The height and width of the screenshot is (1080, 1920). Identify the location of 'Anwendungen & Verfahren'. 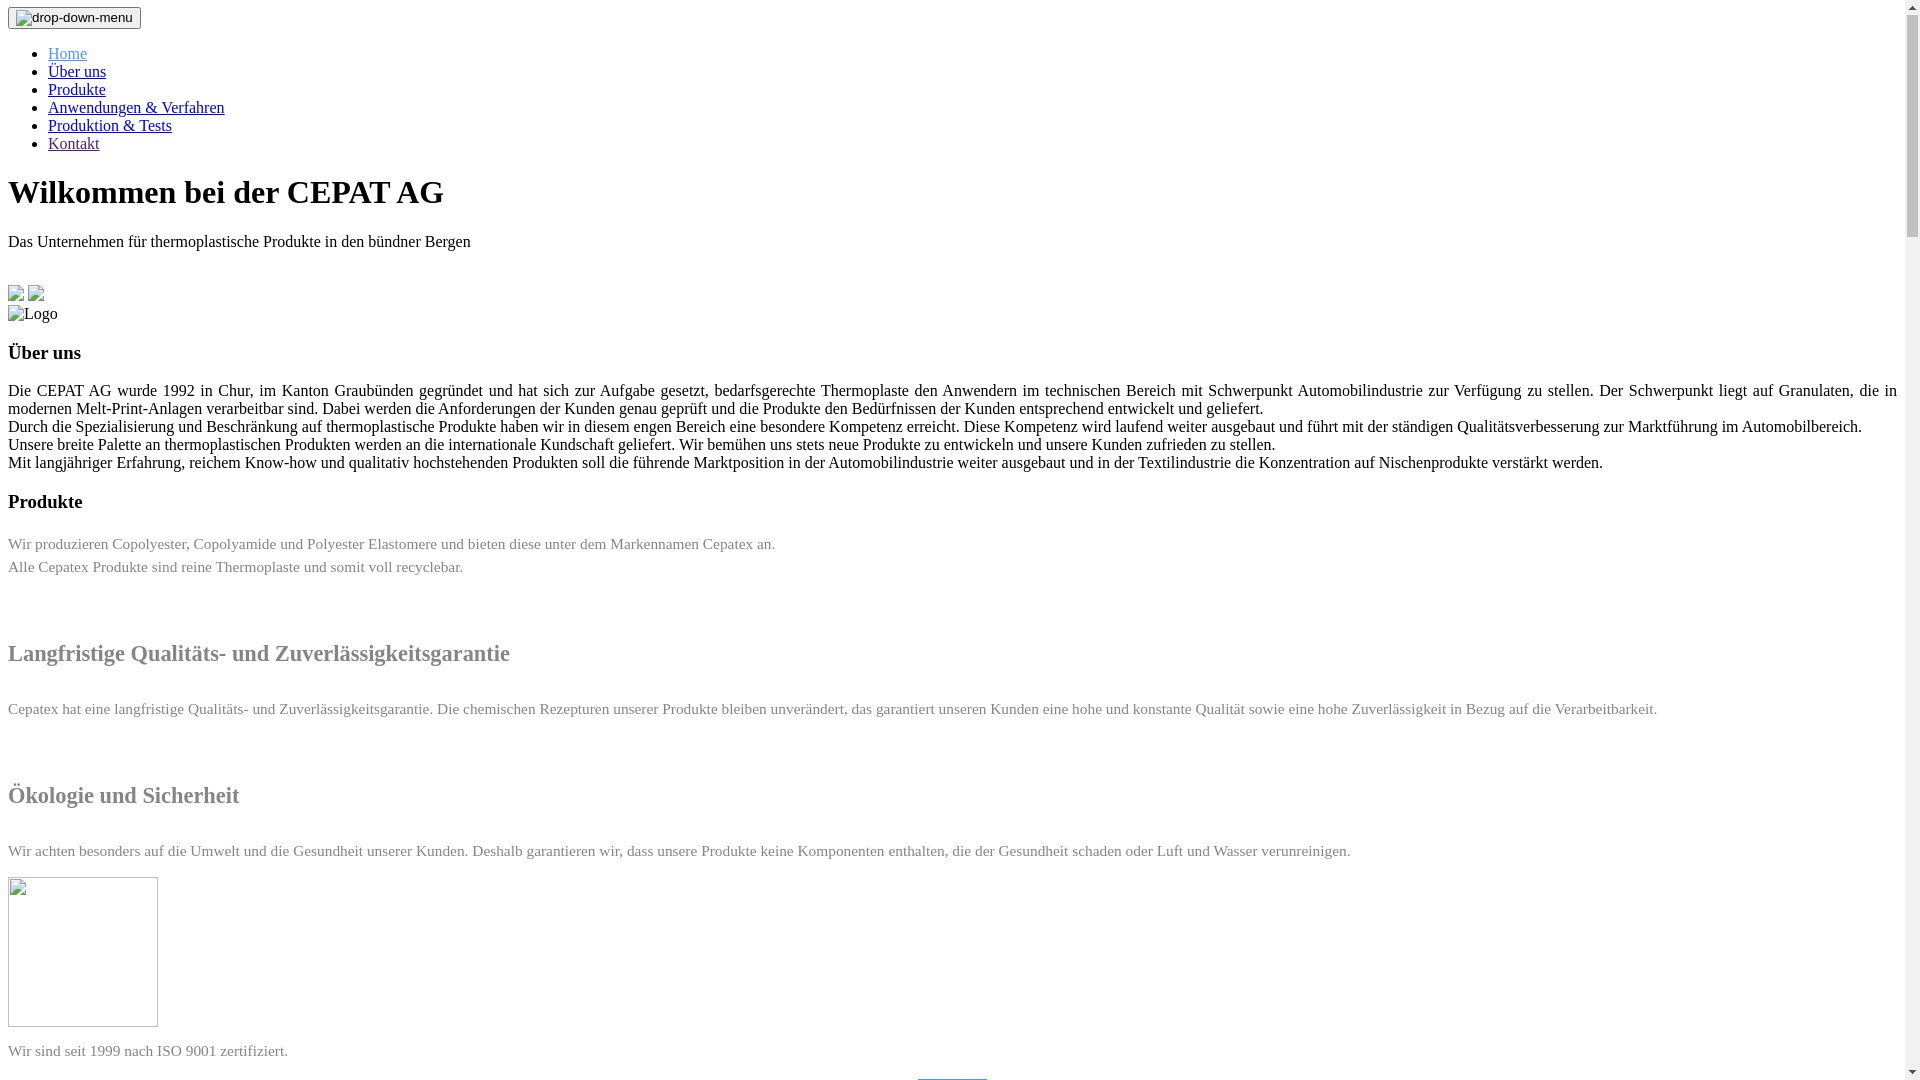
(135, 108).